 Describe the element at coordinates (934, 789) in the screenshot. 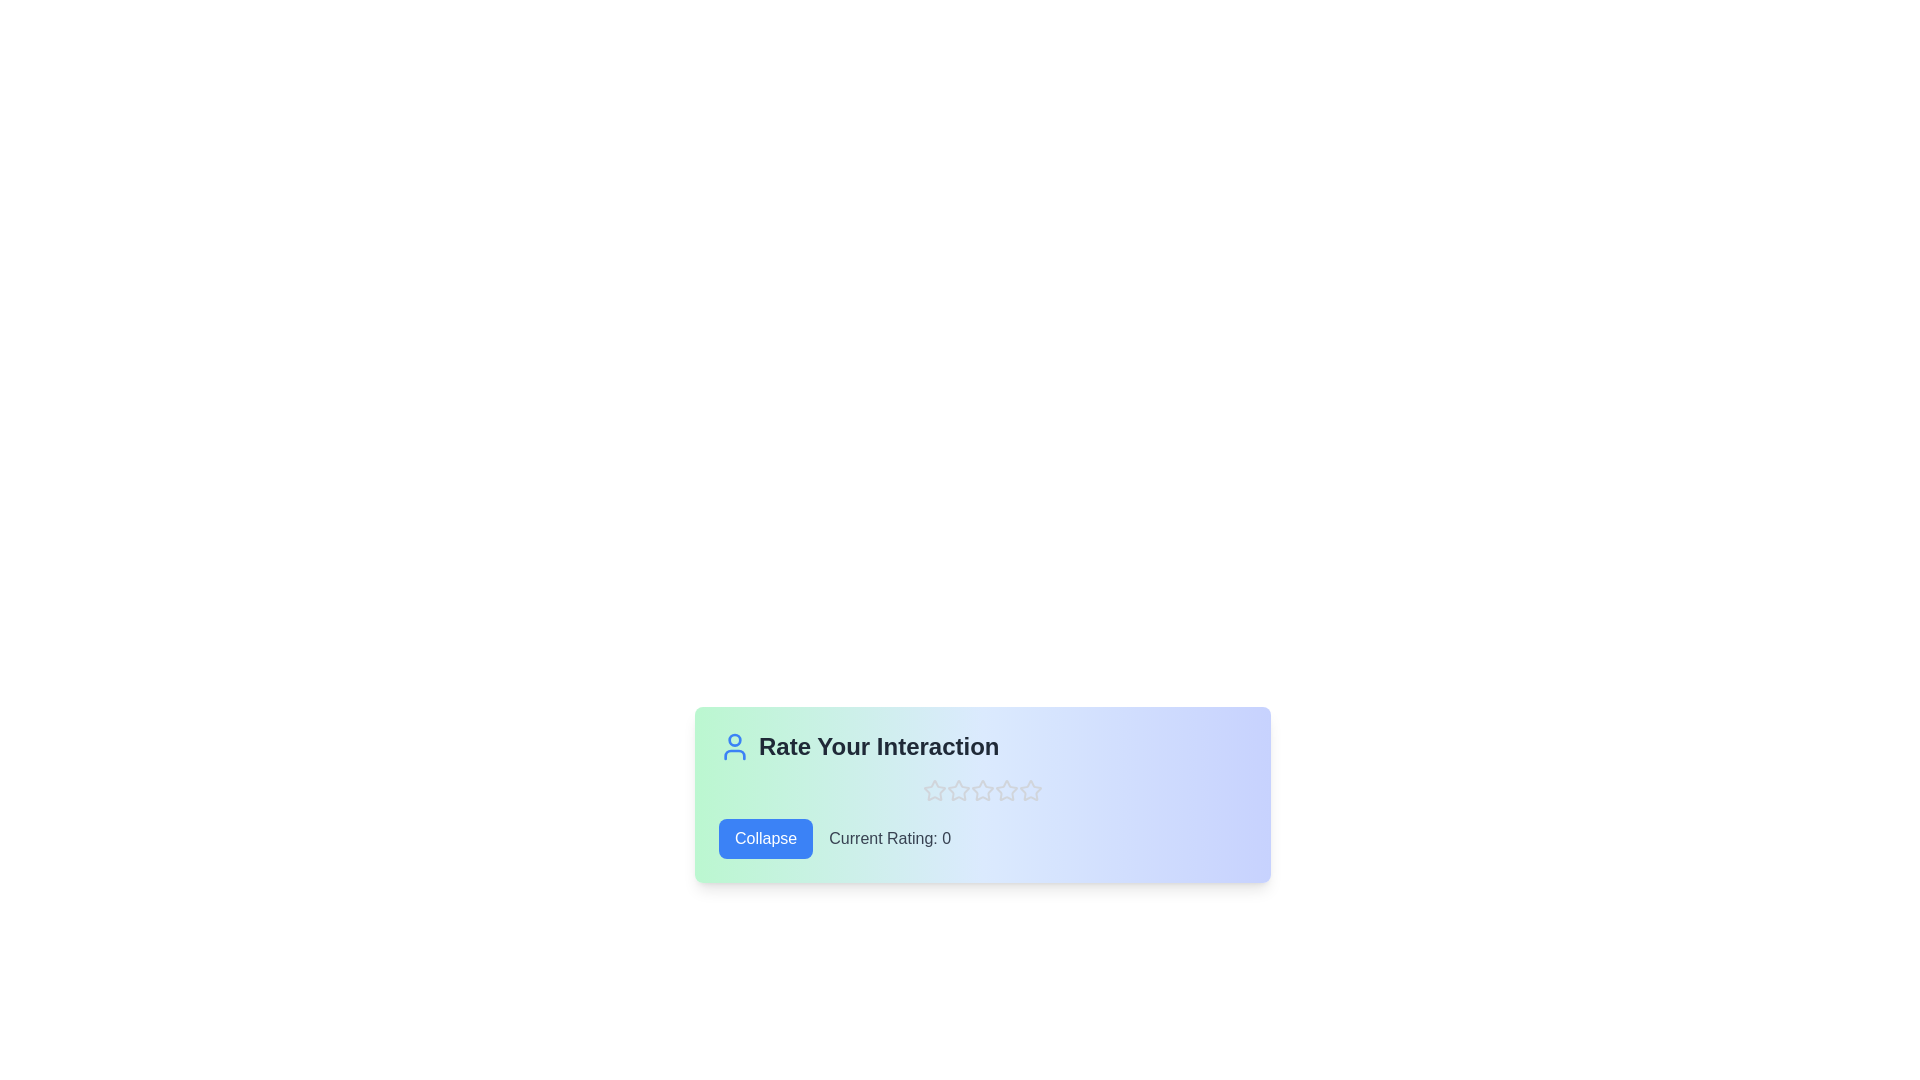

I see `the star corresponding to the desired rating 1` at that location.